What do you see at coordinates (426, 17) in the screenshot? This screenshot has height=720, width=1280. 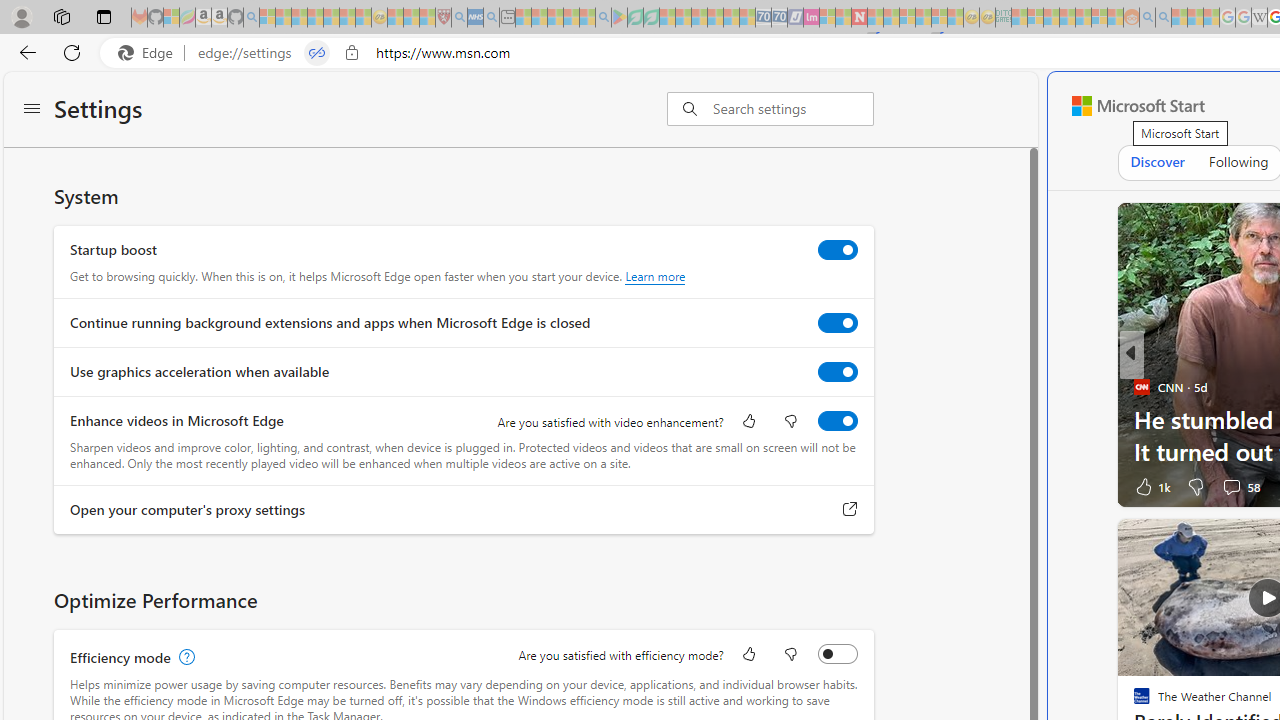 I see `'Local - MSN - Sleeping'` at bounding box center [426, 17].